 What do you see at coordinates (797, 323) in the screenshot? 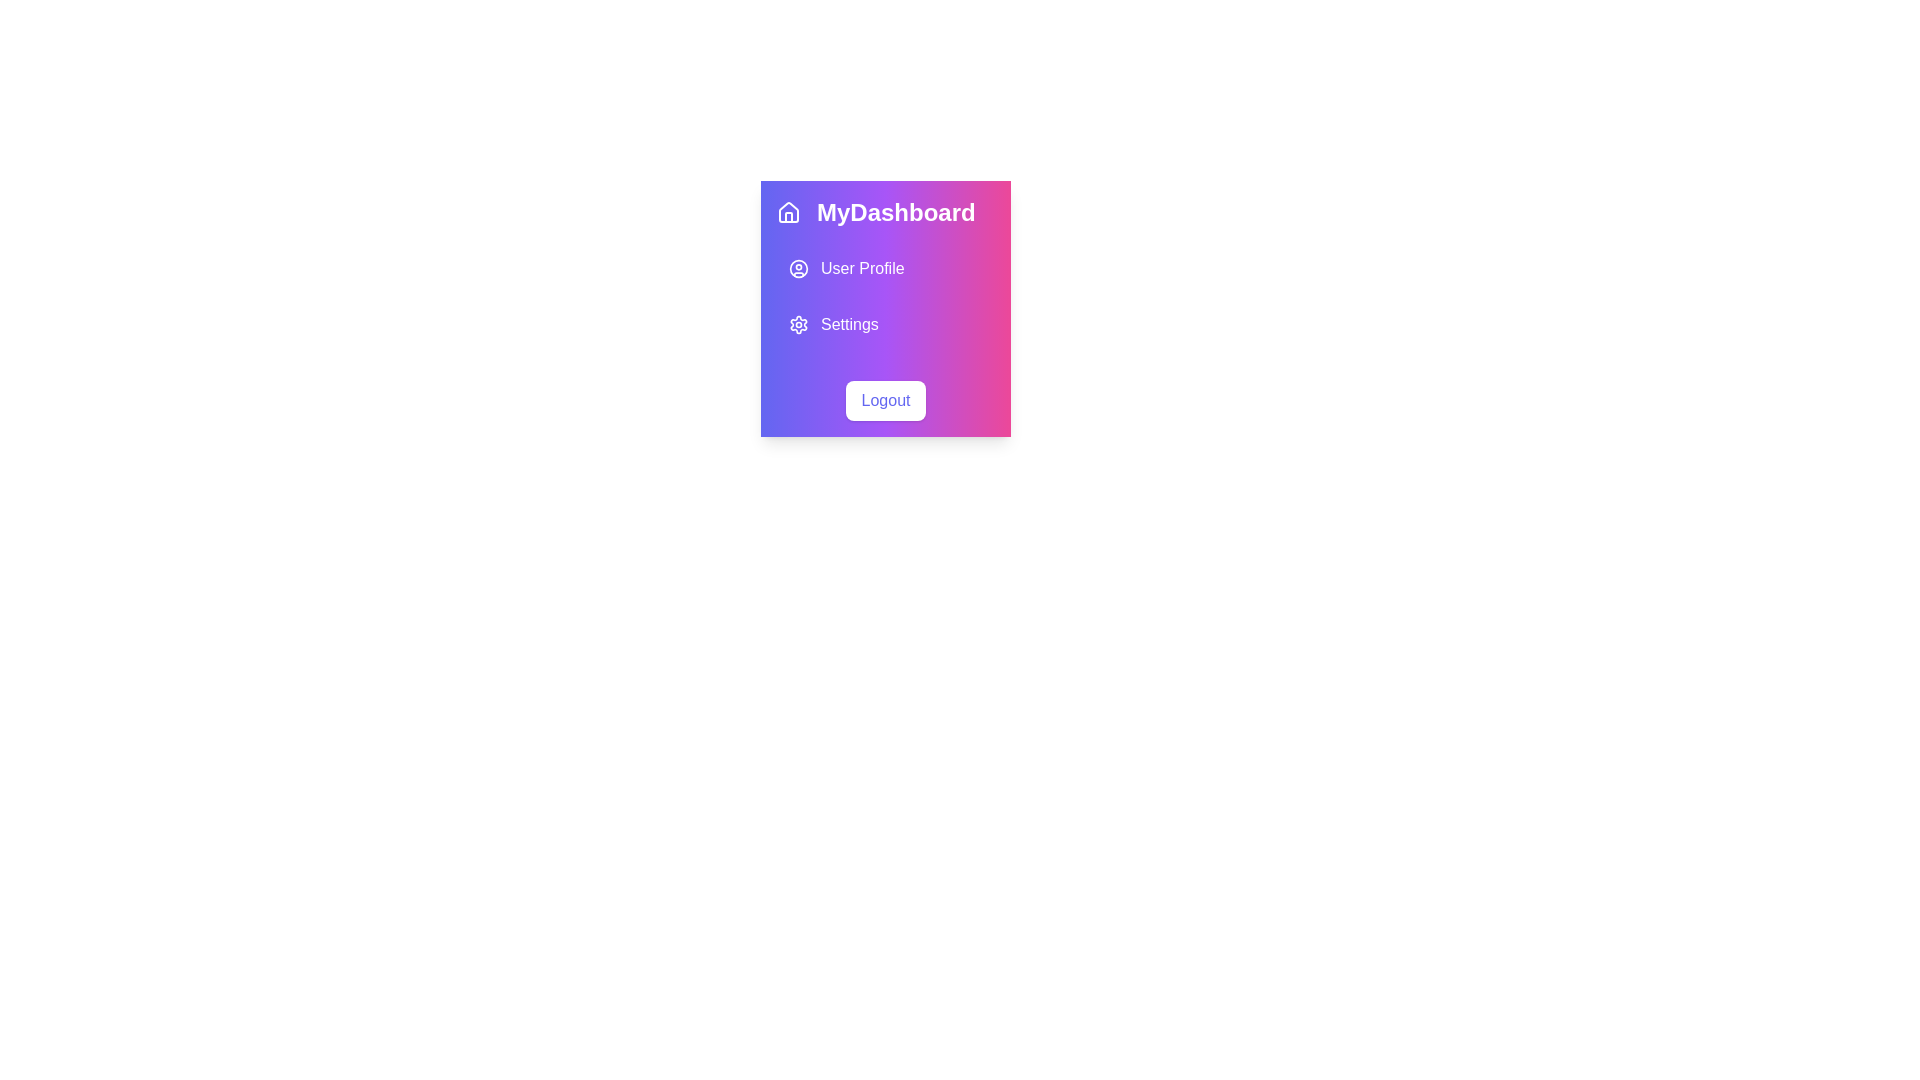
I see `the visual cue of the 'Settings' icon located in the sidebar, positioned to the left of the text 'Settings'` at bounding box center [797, 323].